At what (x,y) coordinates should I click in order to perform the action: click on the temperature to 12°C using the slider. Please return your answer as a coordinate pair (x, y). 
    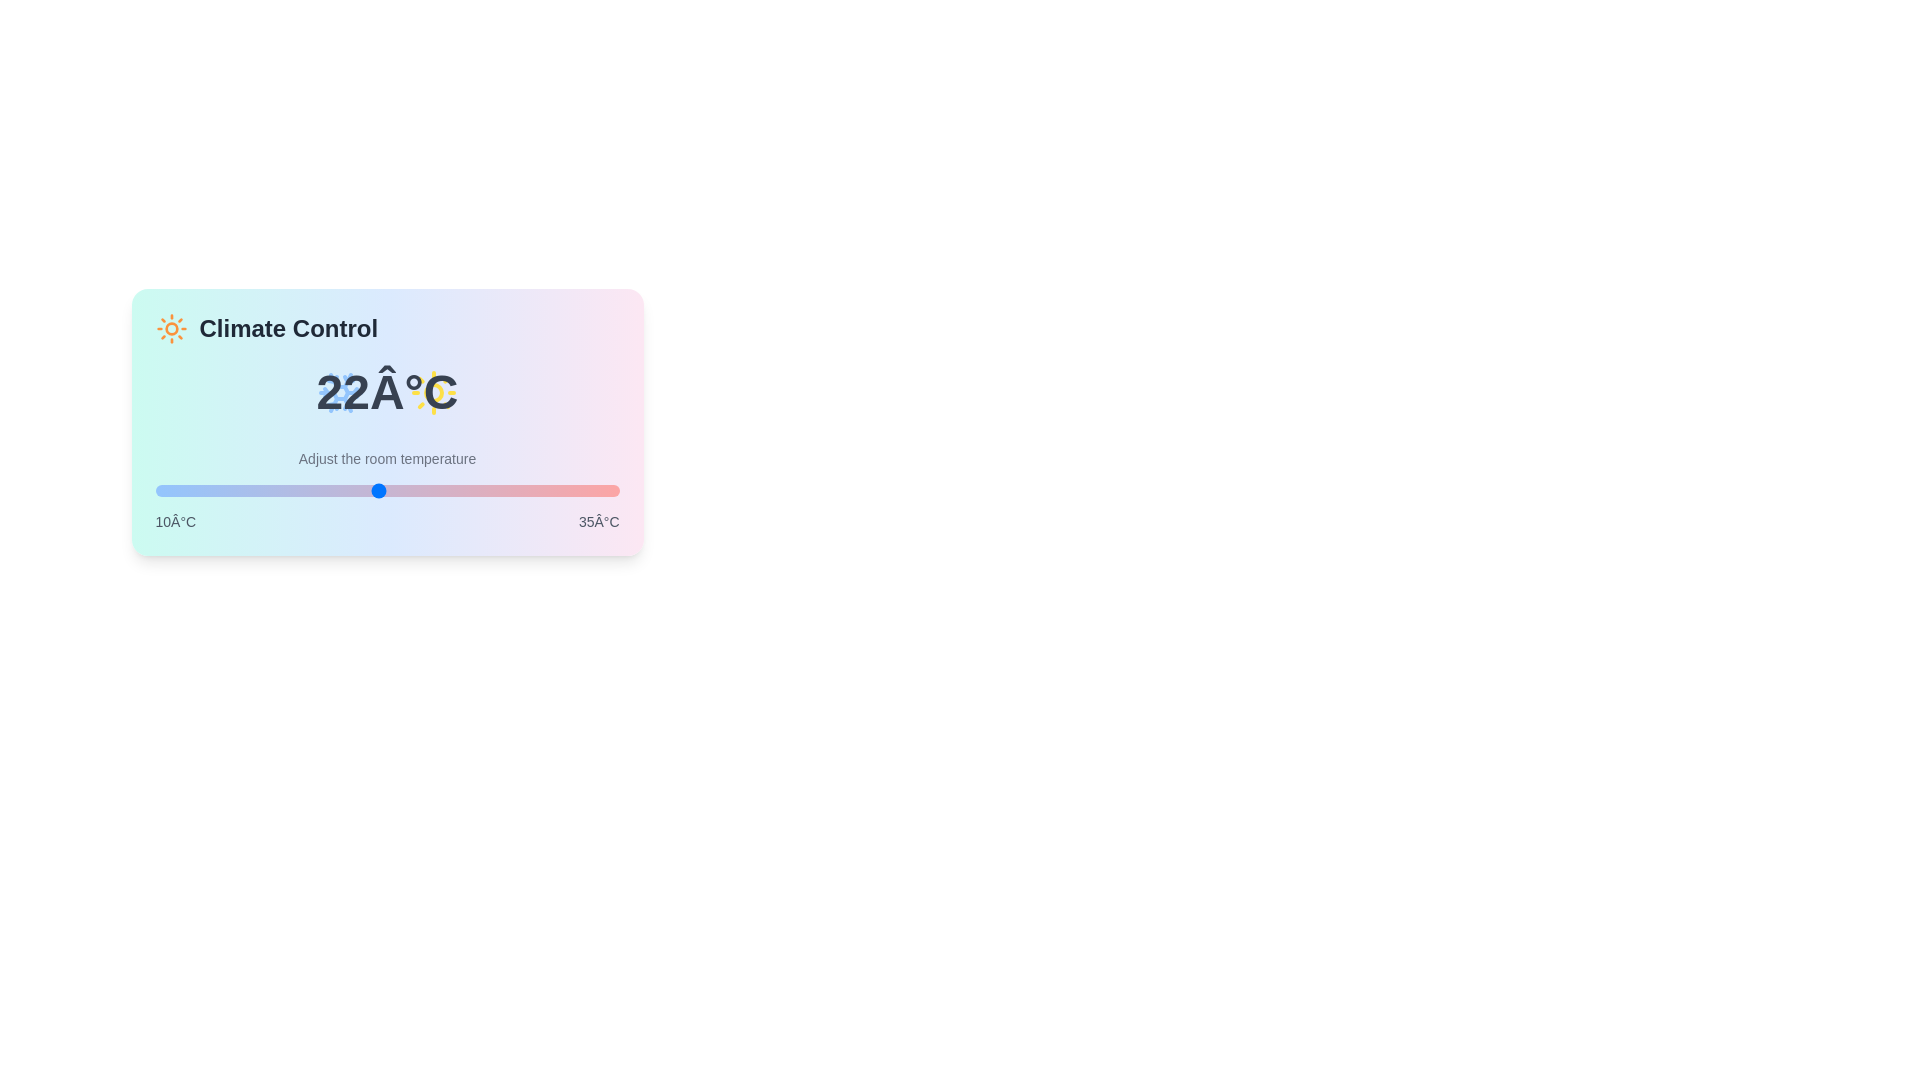
    Looking at the image, I should click on (192, 490).